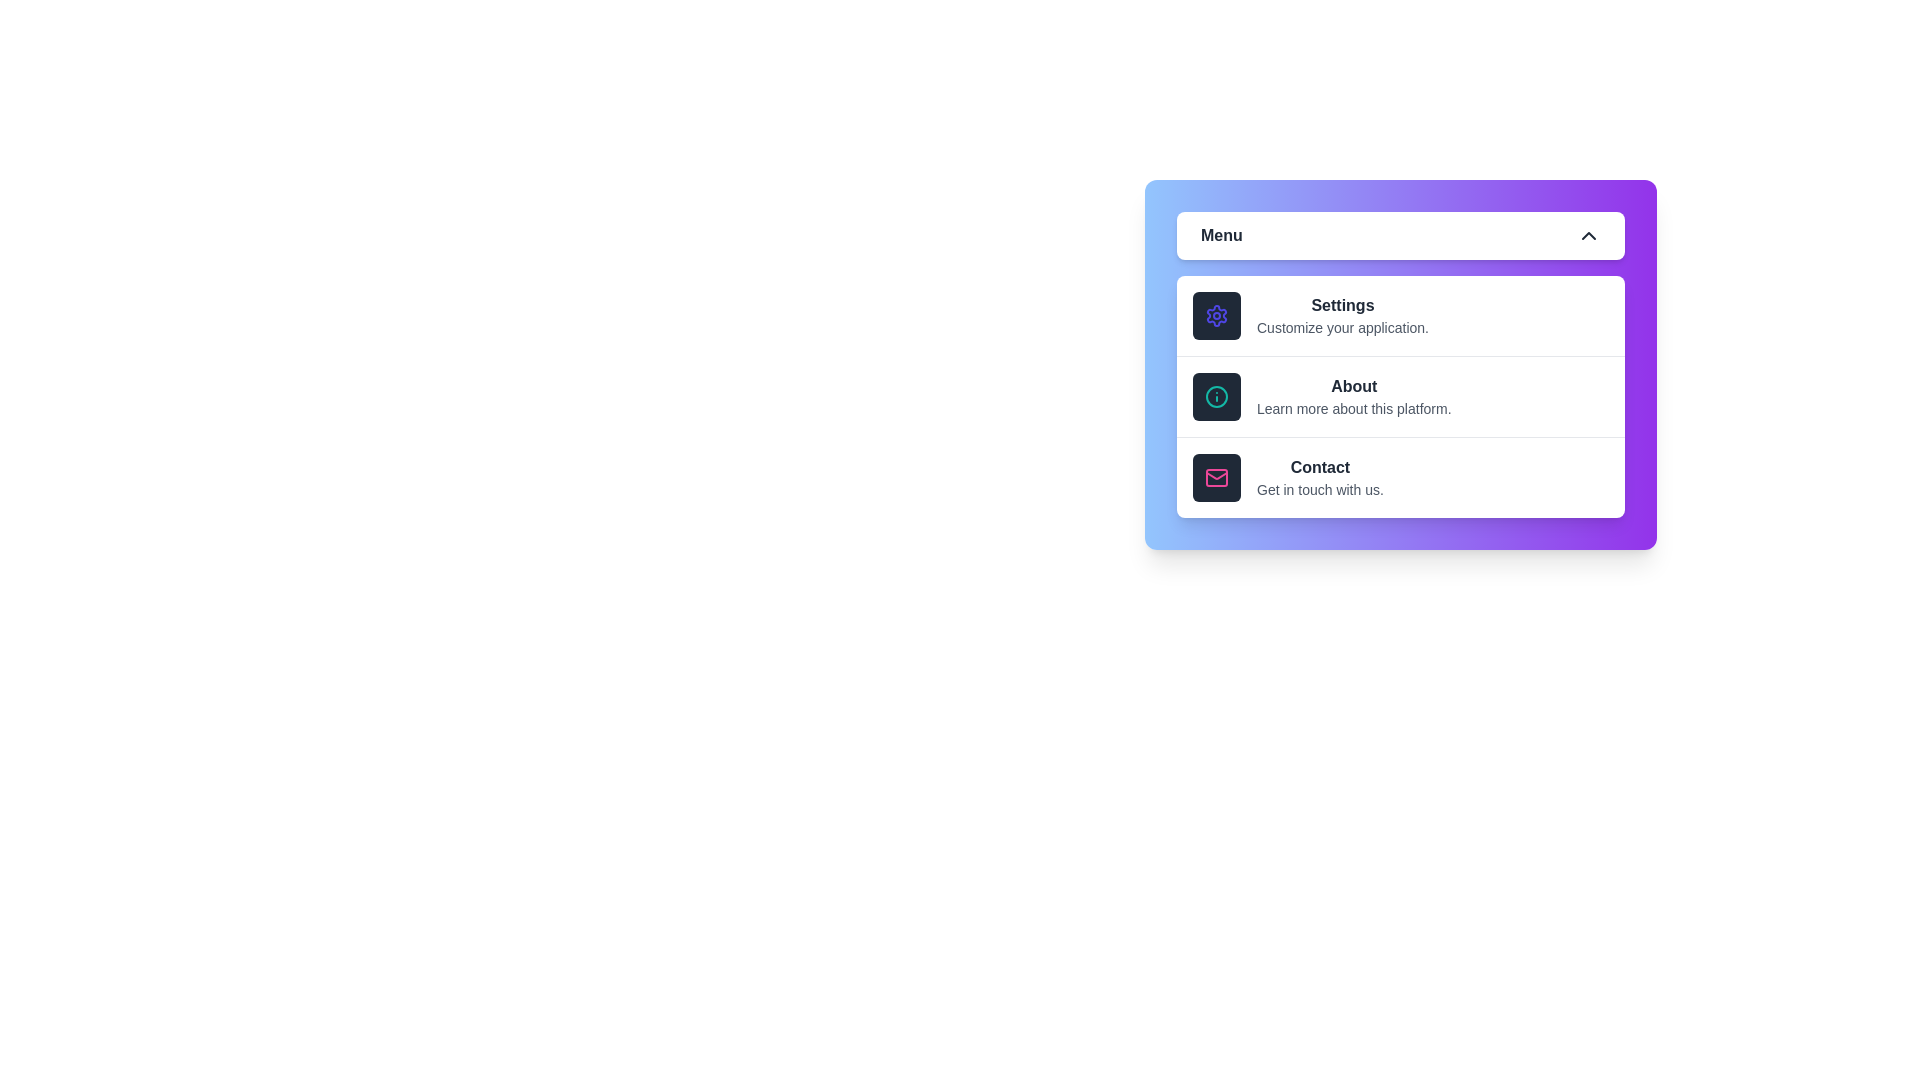 The width and height of the screenshot is (1920, 1080). What do you see at coordinates (1400, 396) in the screenshot?
I see `the 'About' option in the menu` at bounding box center [1400, 396].